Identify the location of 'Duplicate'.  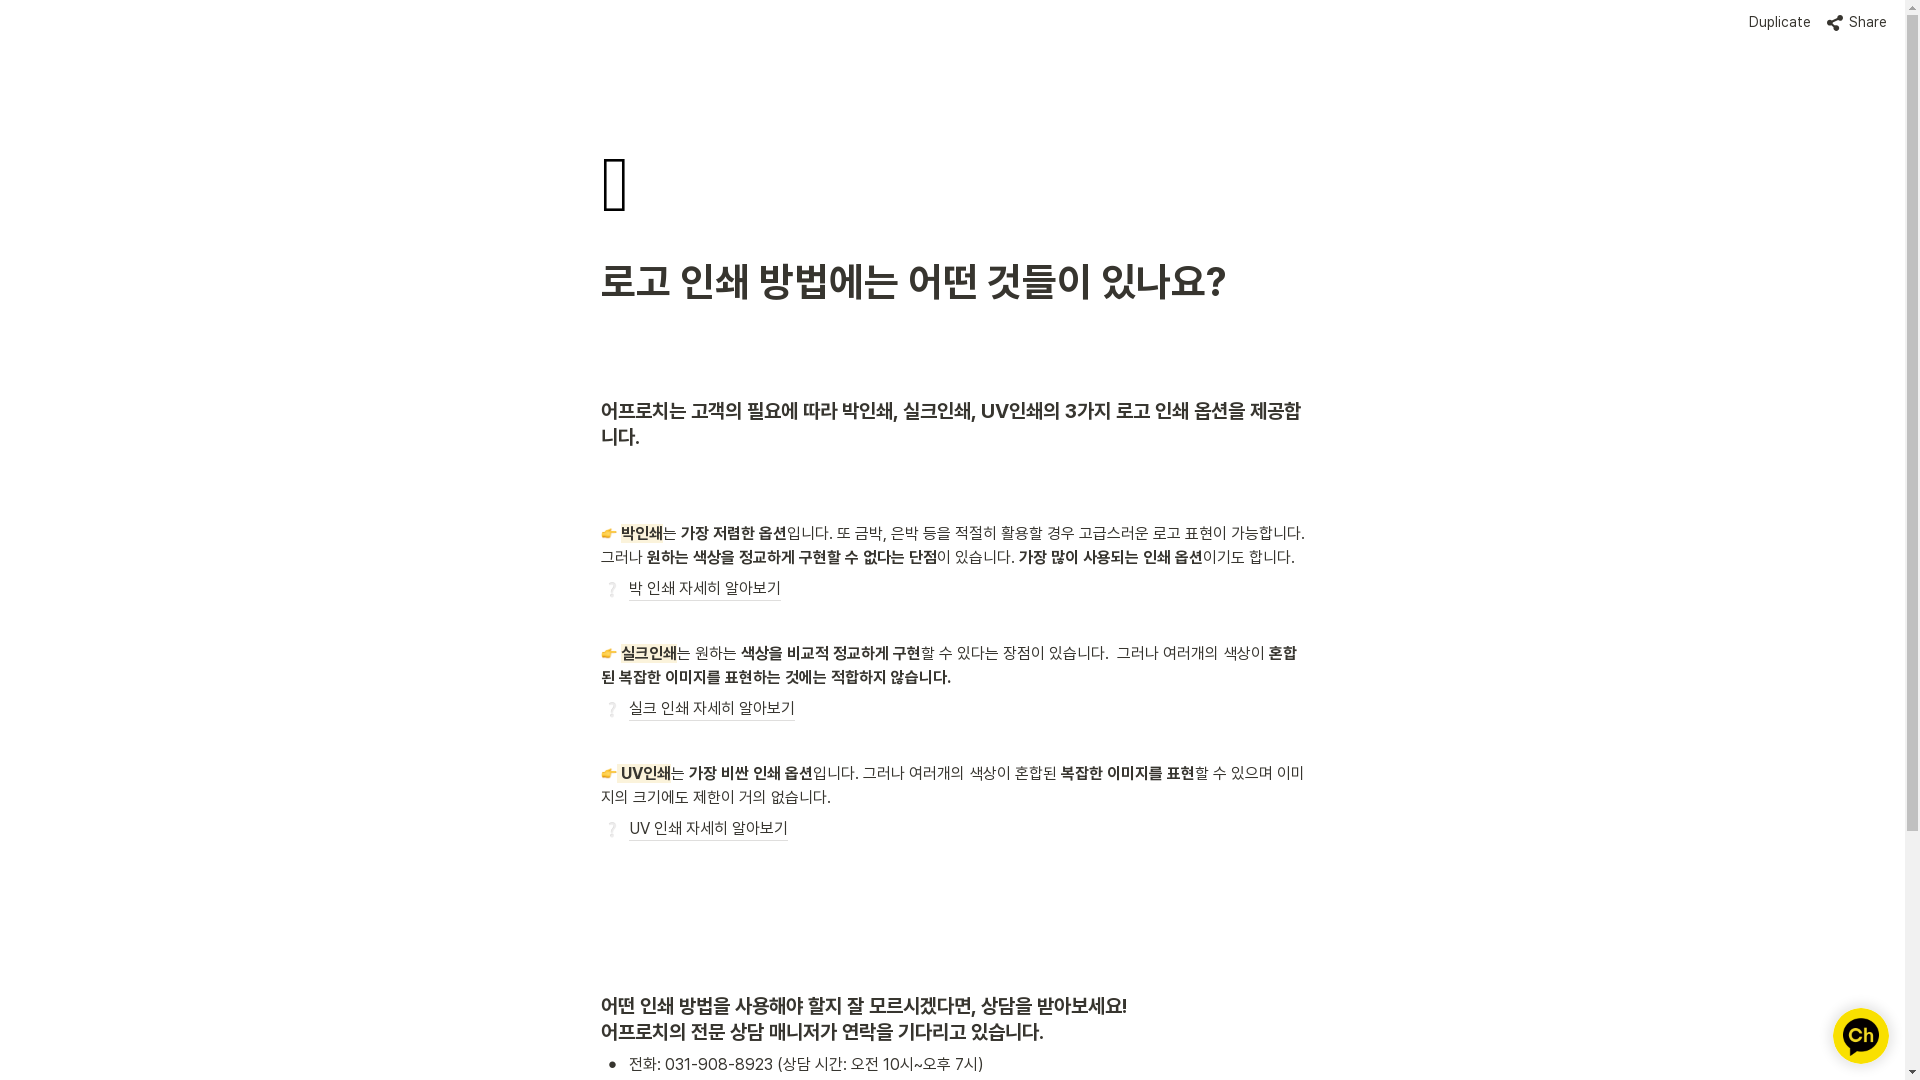
(1740, 22).